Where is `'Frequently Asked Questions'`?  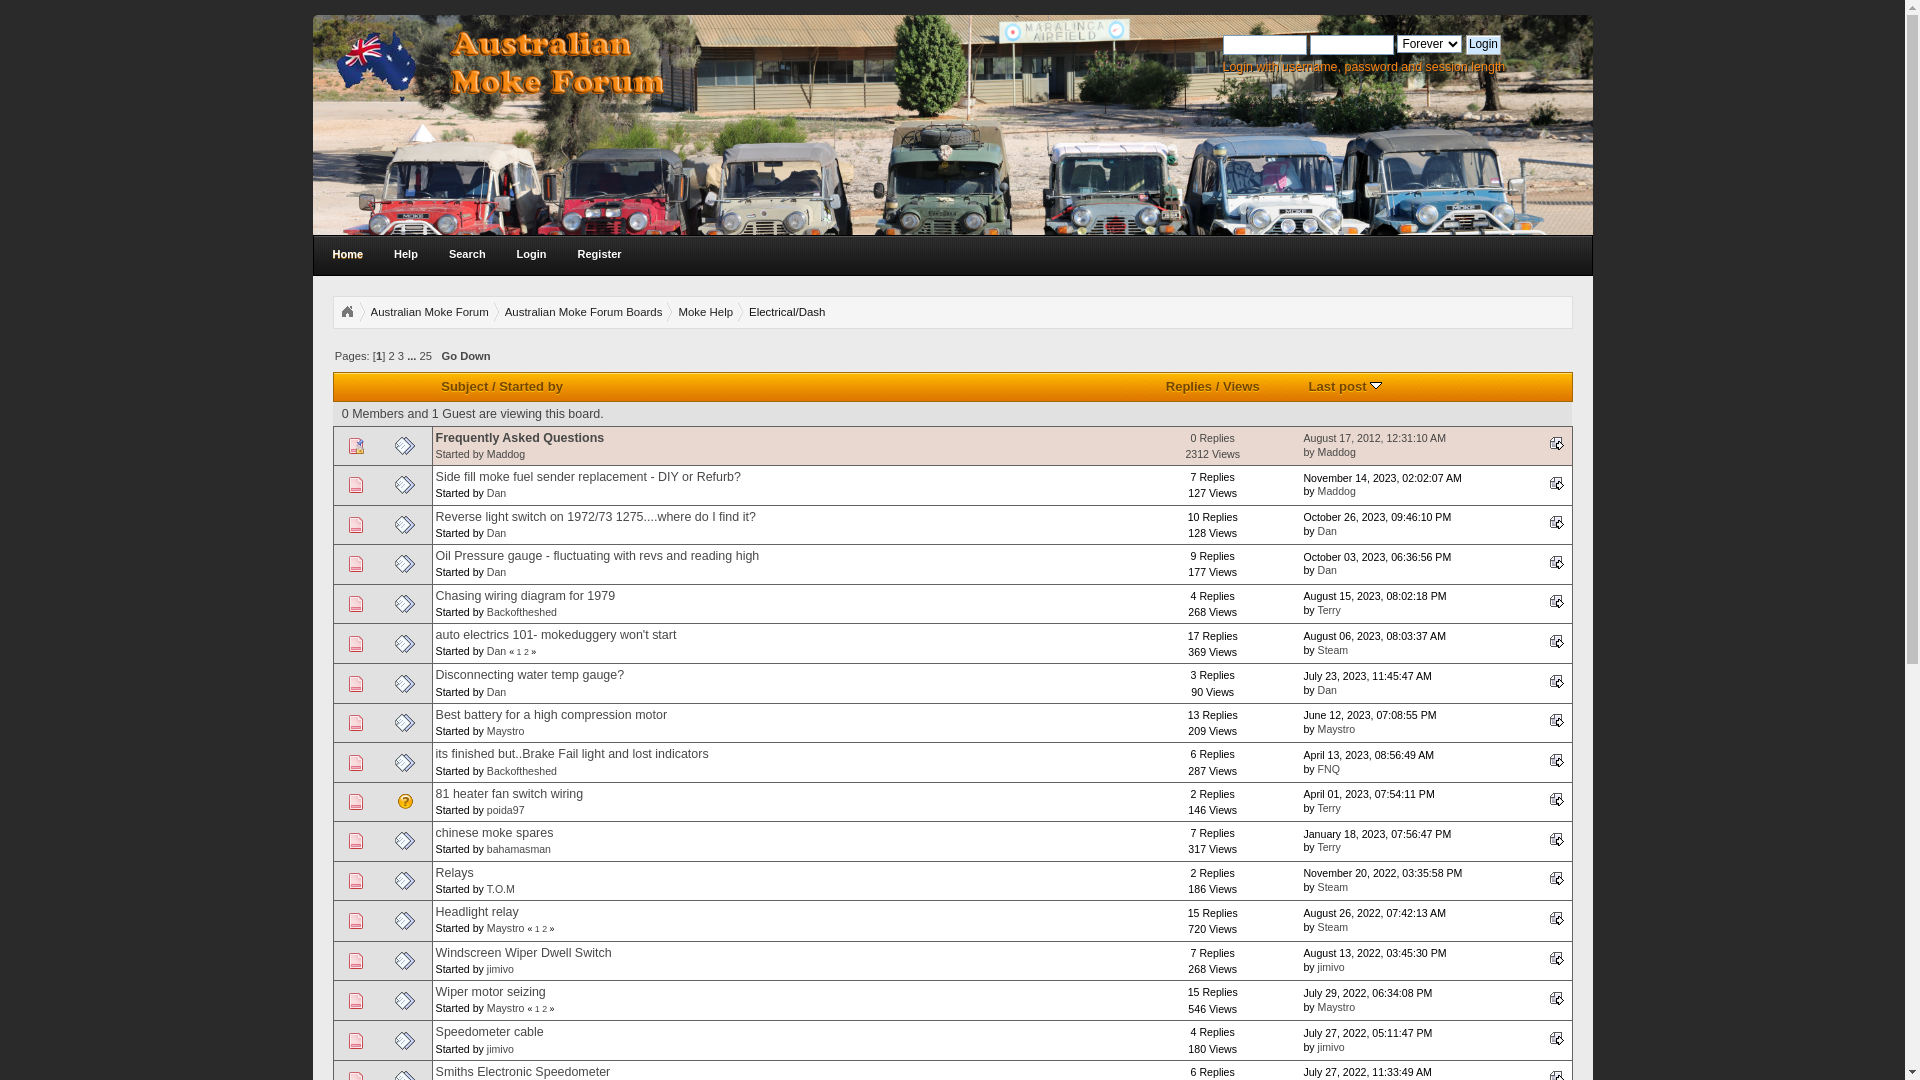 'Frequently Asked Questions' is located at coordinates (435, 437).